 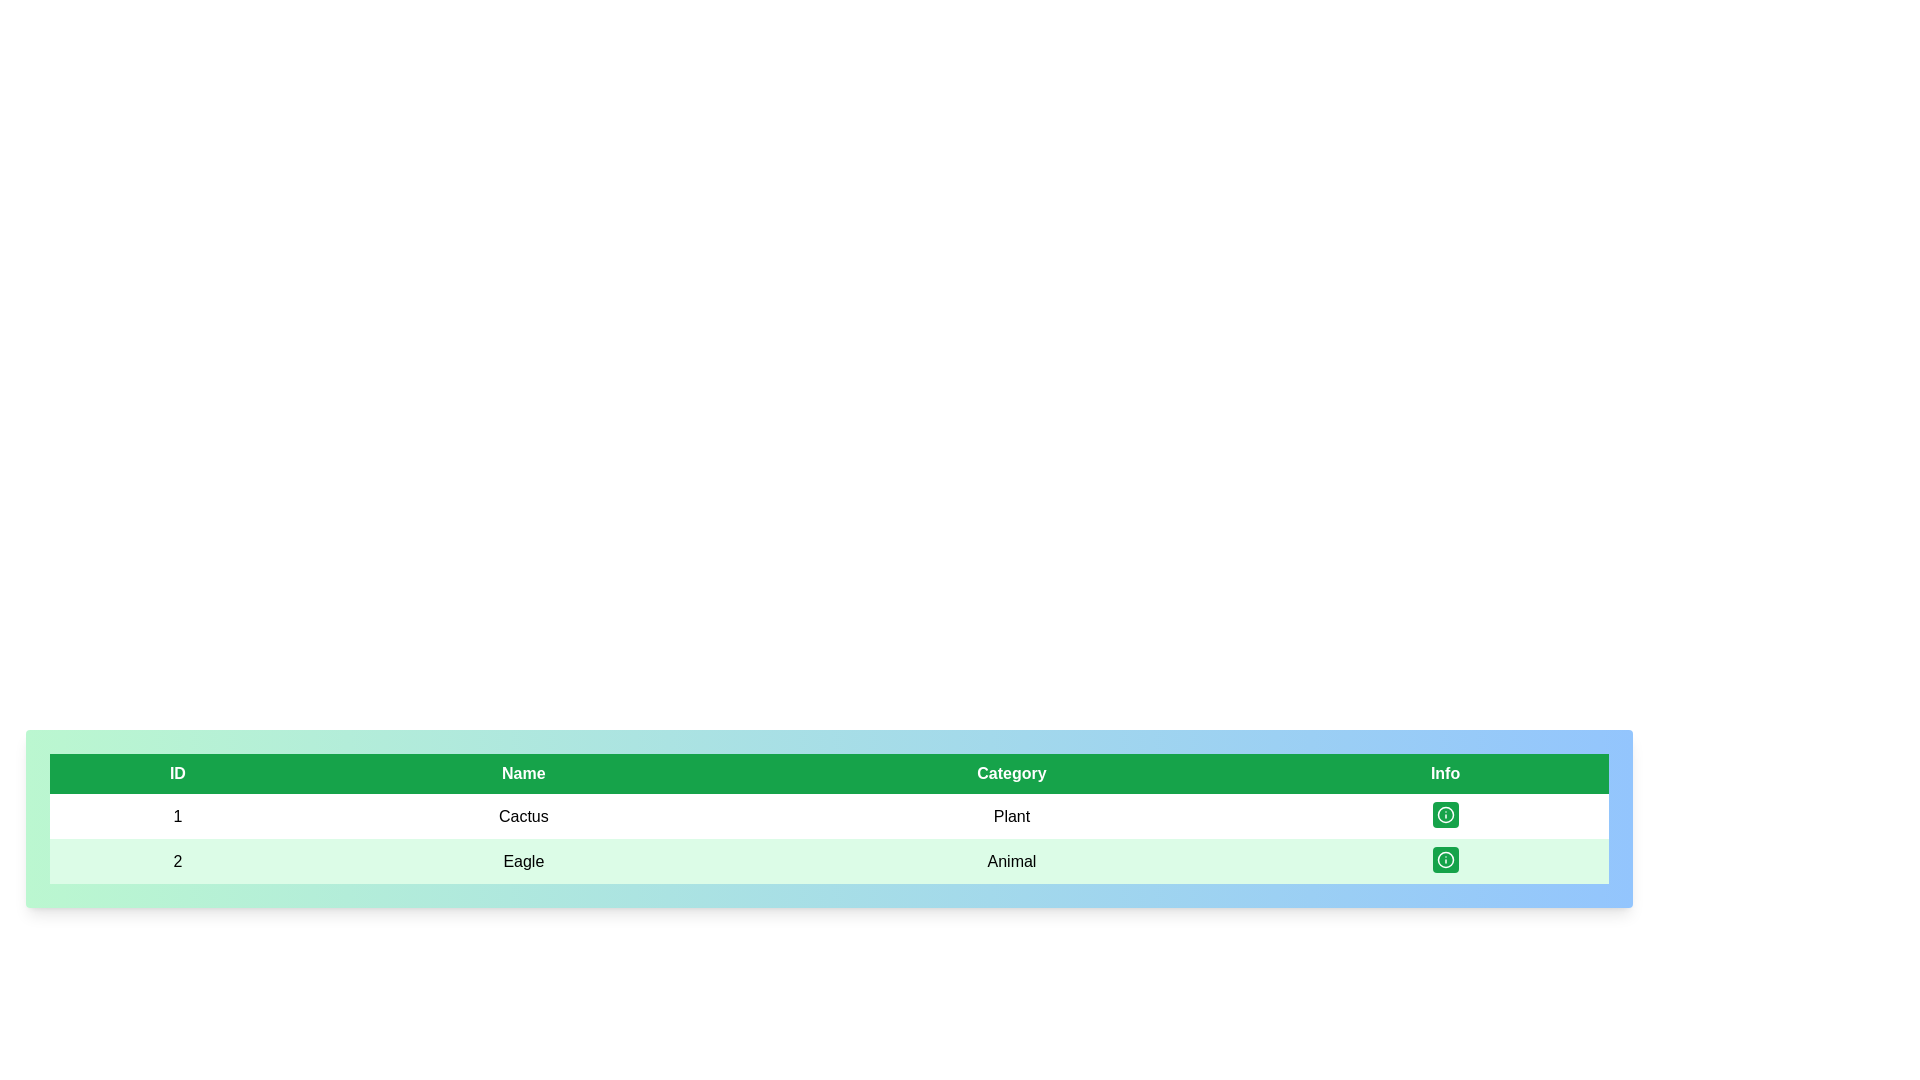 What do you see at coordinates (829, 816) in the screenshot?
I see `the first row in the table that contains ID, Name, Category, and Info` at bounding box center [829, 816].